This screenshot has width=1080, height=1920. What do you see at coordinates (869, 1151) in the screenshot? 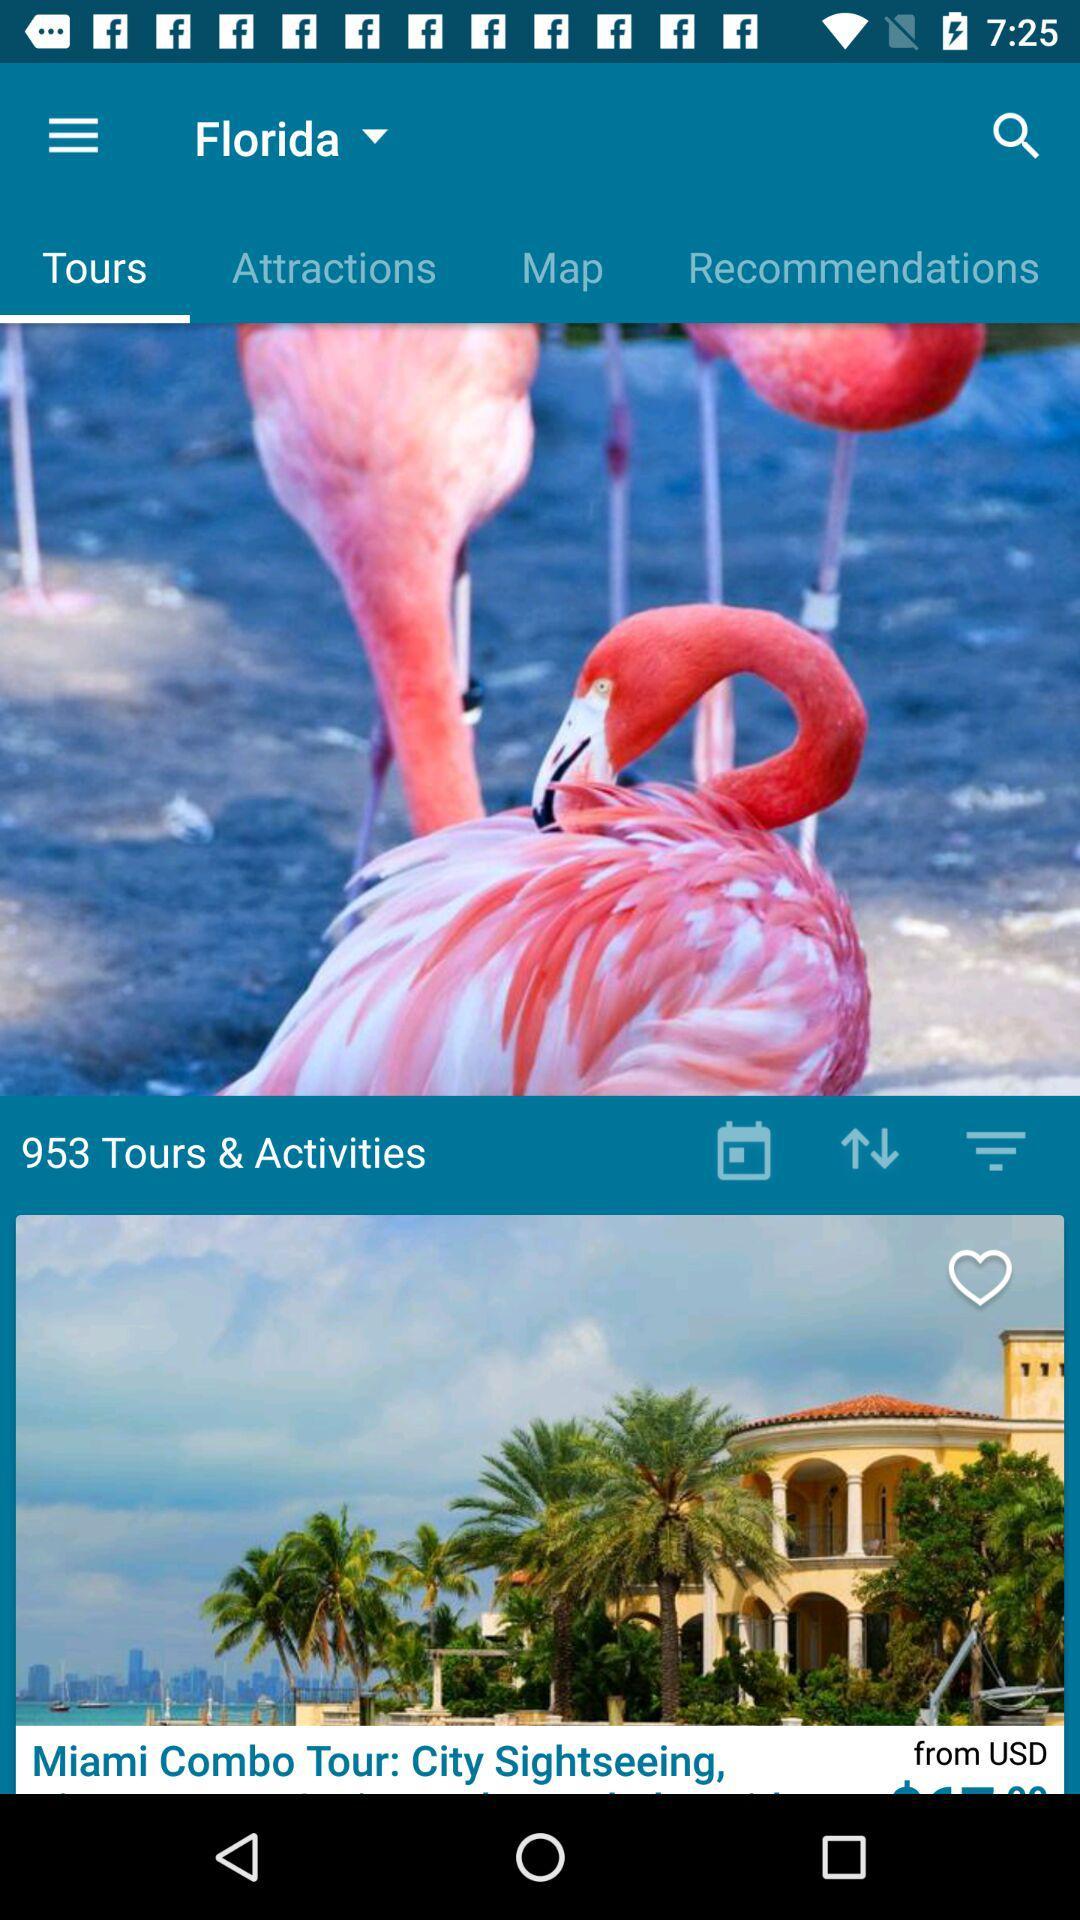
I see `it 's purple arrow pointing to the left` at bounding box center [869, 1151].